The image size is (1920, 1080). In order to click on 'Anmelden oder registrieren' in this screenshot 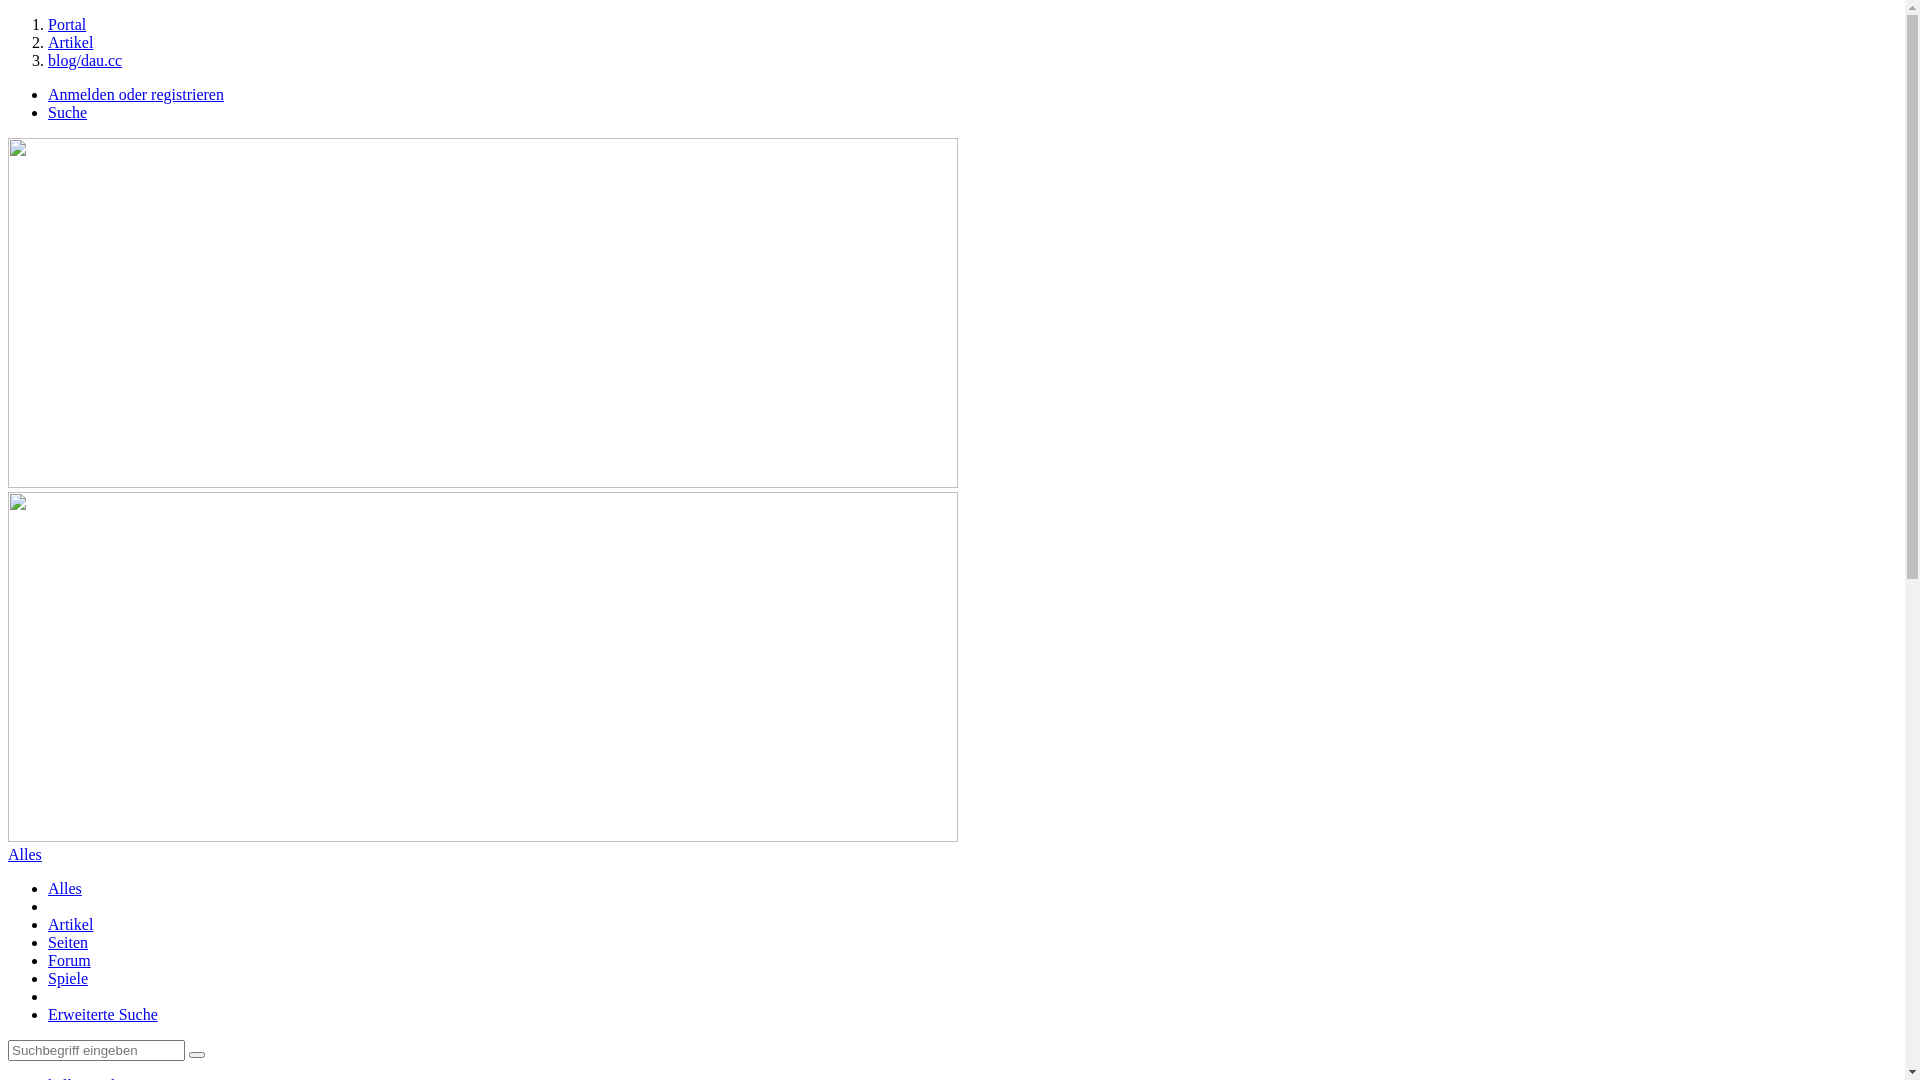, I will do `click(134, 94)`.